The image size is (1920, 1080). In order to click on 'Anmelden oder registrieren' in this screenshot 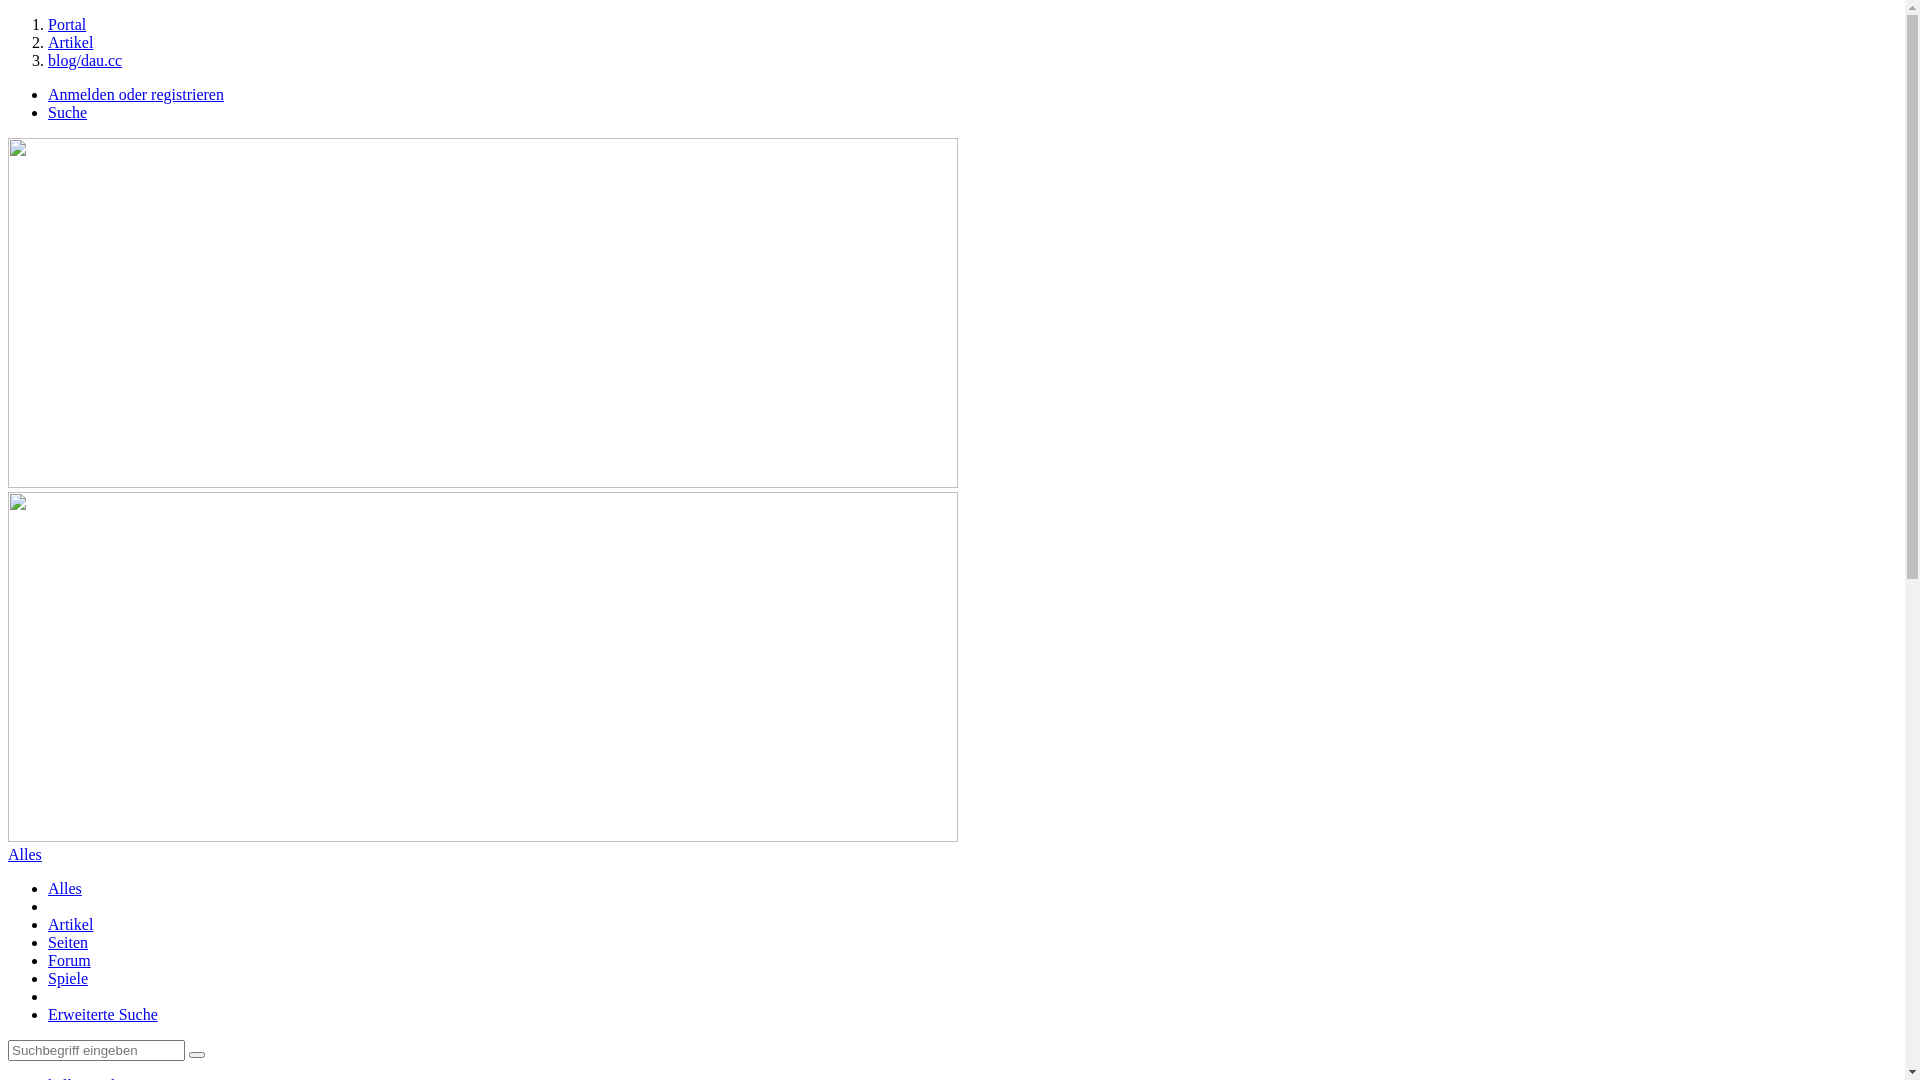, I will do `click(134, 94)`.